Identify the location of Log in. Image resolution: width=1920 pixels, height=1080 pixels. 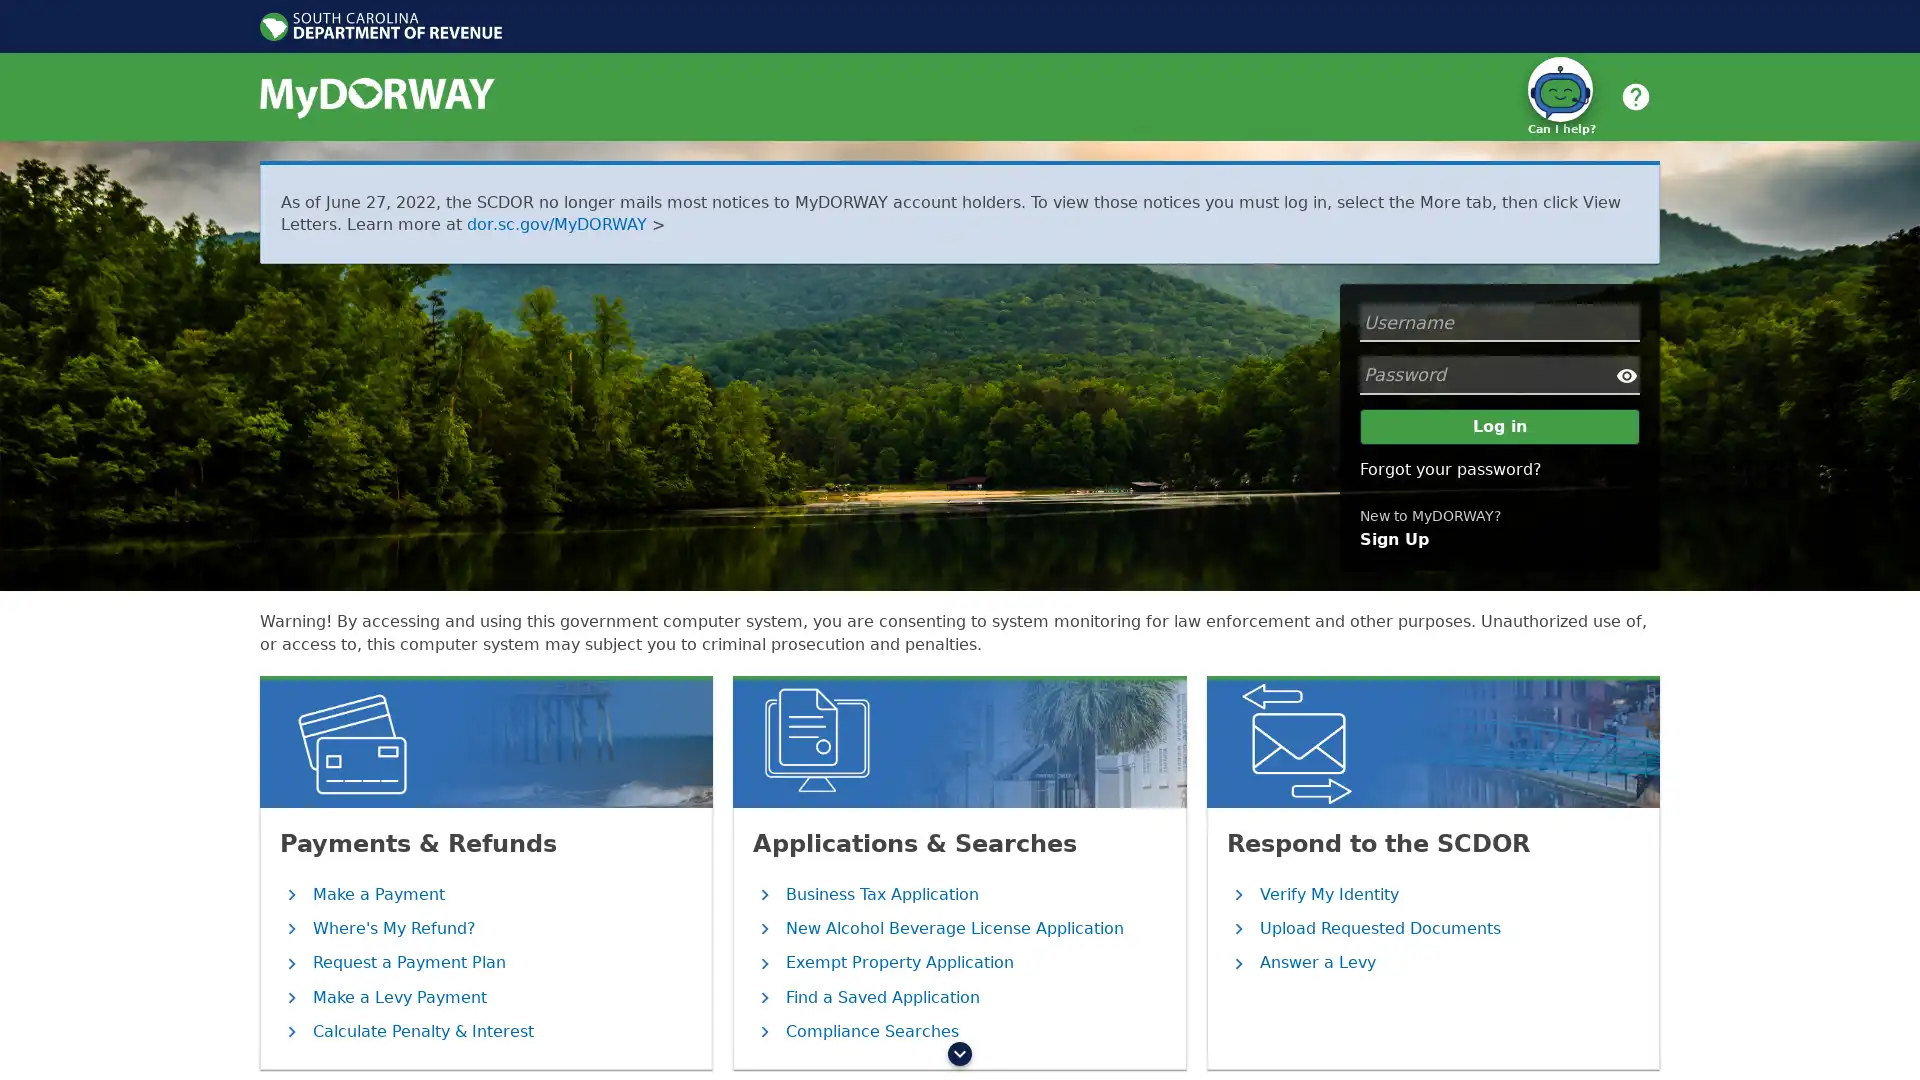
(1499, 425).